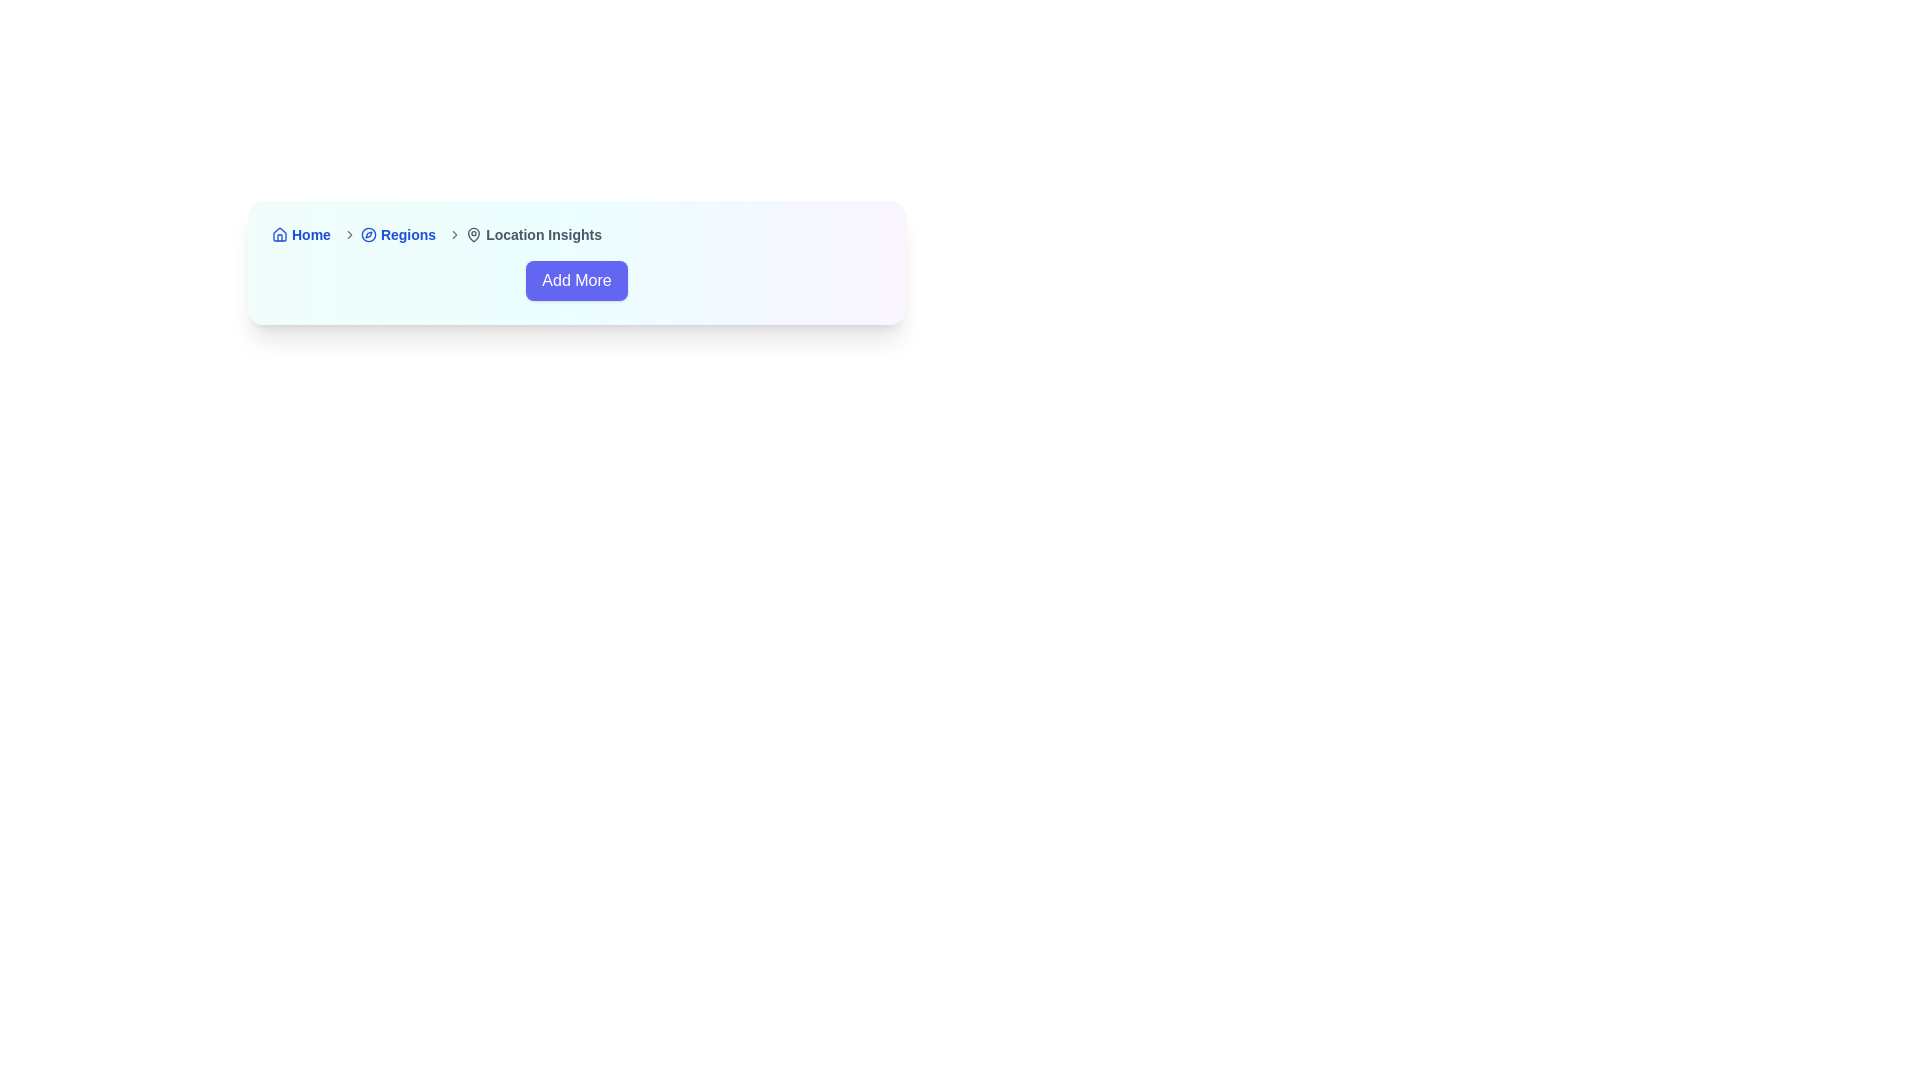 The image size is (1920, 1080). What do you see at coordinates (407, 234) in the screenshot?
I see `the 'Regions' text link in the breadcrumb navigation menu` at bounding box center [407, 234].